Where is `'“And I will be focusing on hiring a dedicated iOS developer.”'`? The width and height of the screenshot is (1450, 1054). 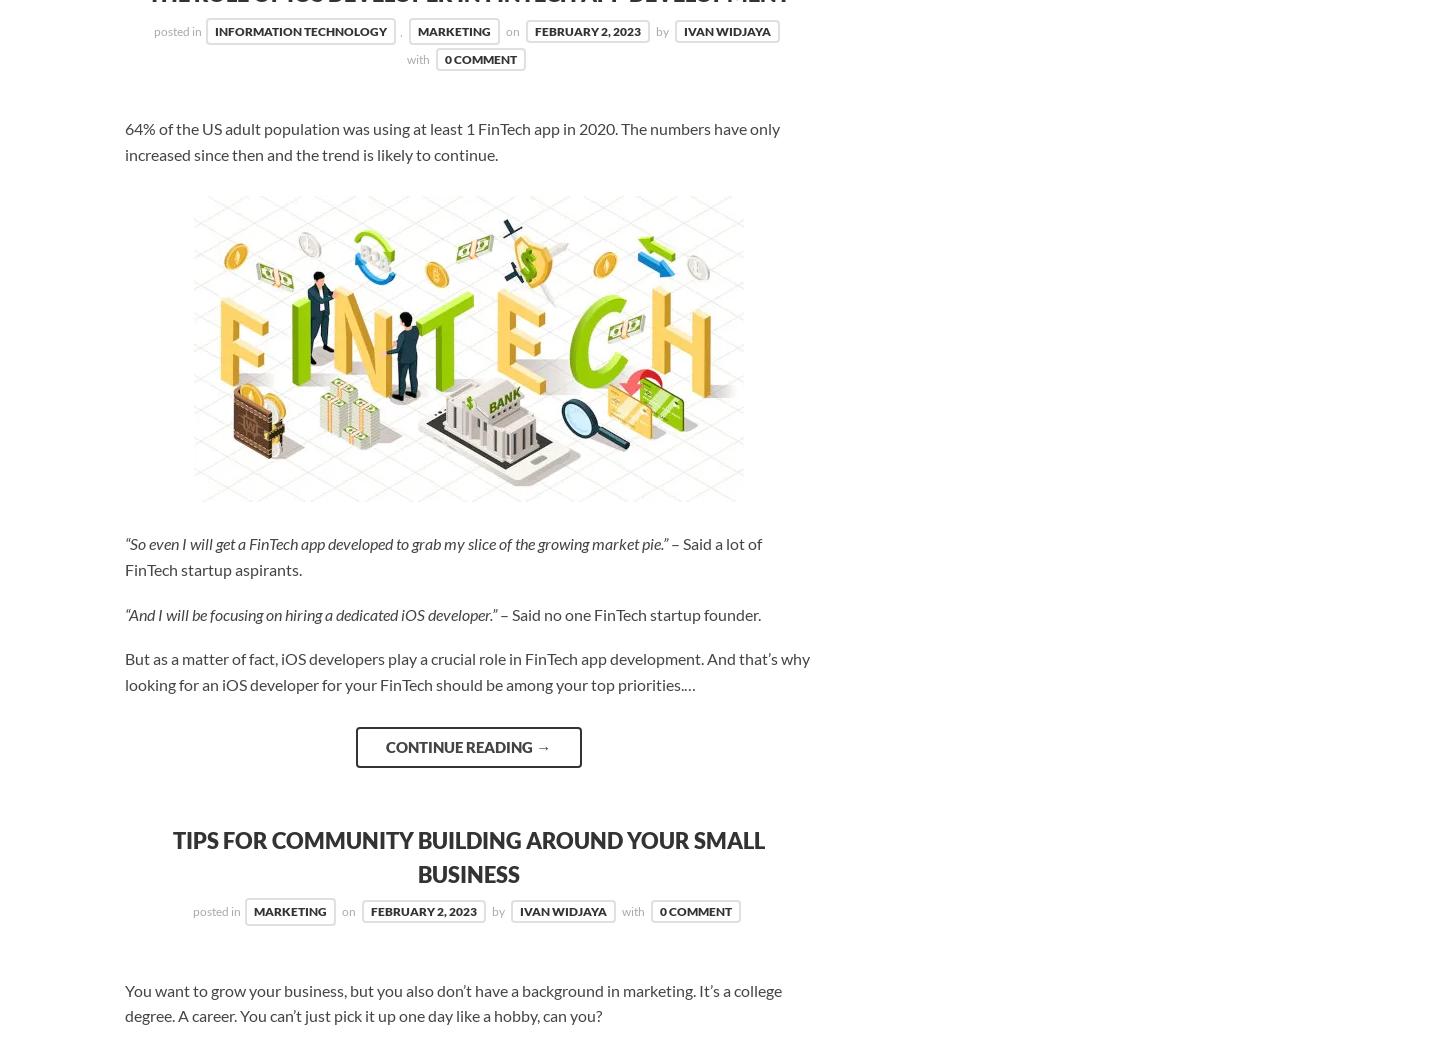 '“And I will be focusing on hiring a dedicated iOS developer.”' is located at coordinates (123, 612).